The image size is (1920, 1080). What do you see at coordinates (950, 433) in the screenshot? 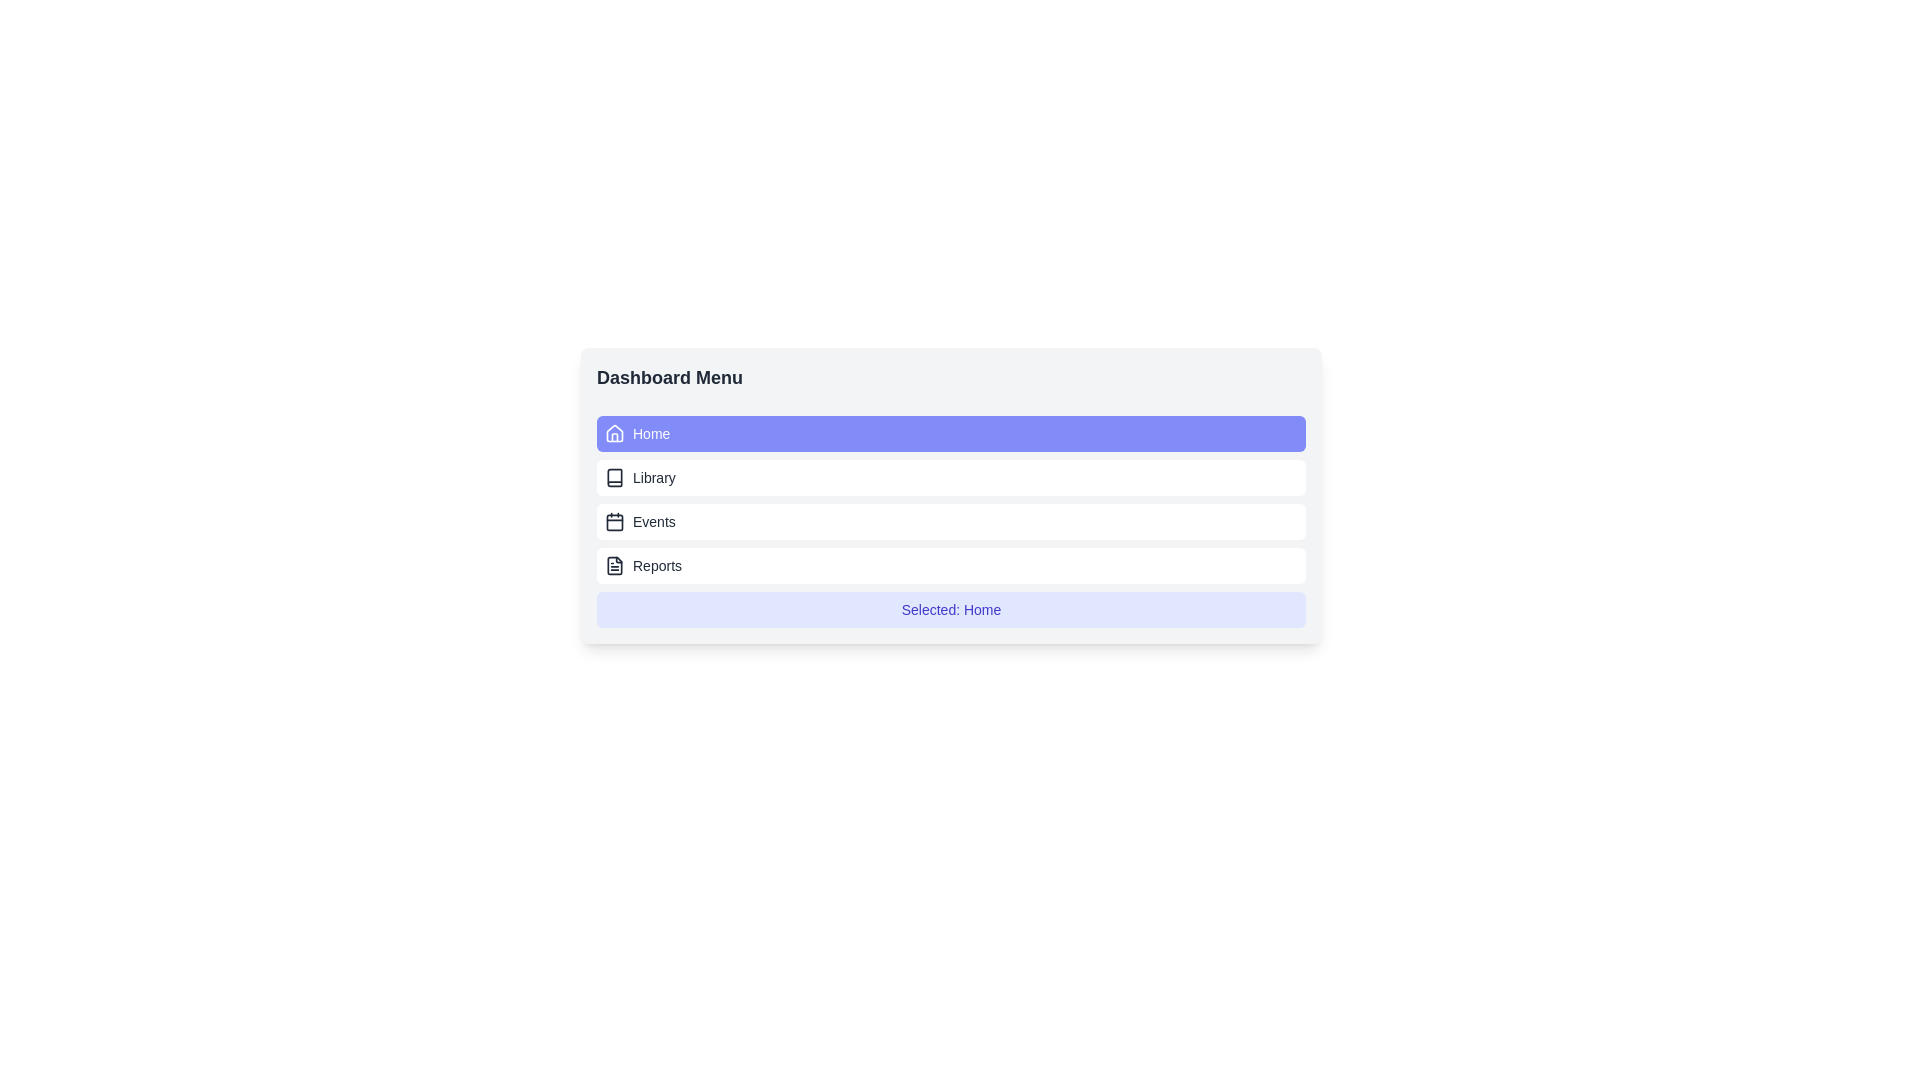
I see `the button labeled Home to select the corresponding menu item` at bounding box center [950, 433].